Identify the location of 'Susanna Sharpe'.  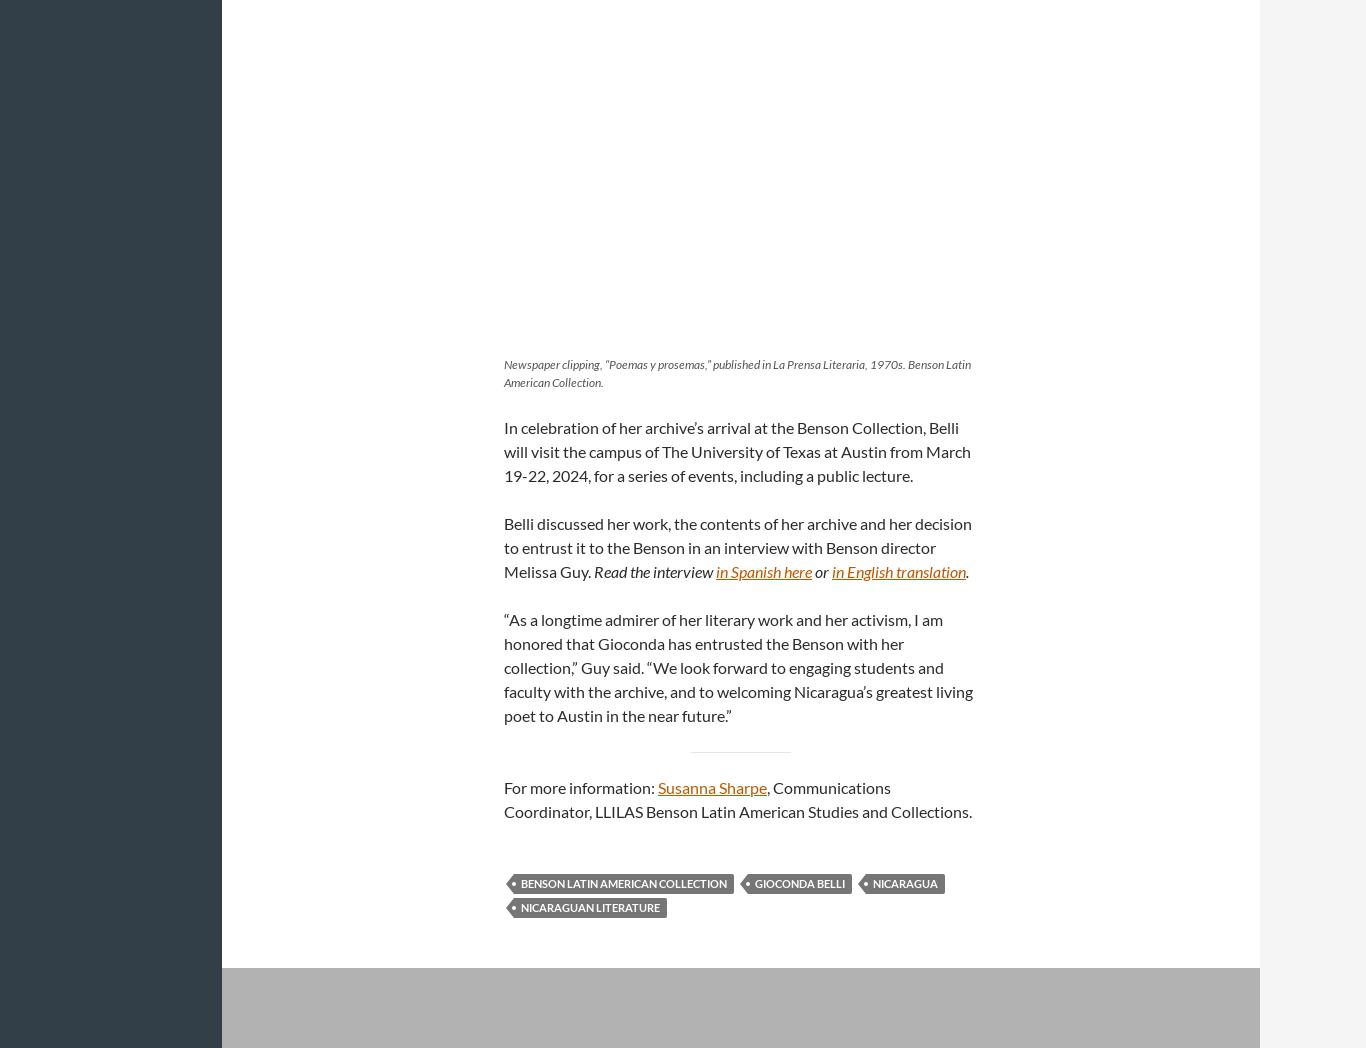
(657, 786).